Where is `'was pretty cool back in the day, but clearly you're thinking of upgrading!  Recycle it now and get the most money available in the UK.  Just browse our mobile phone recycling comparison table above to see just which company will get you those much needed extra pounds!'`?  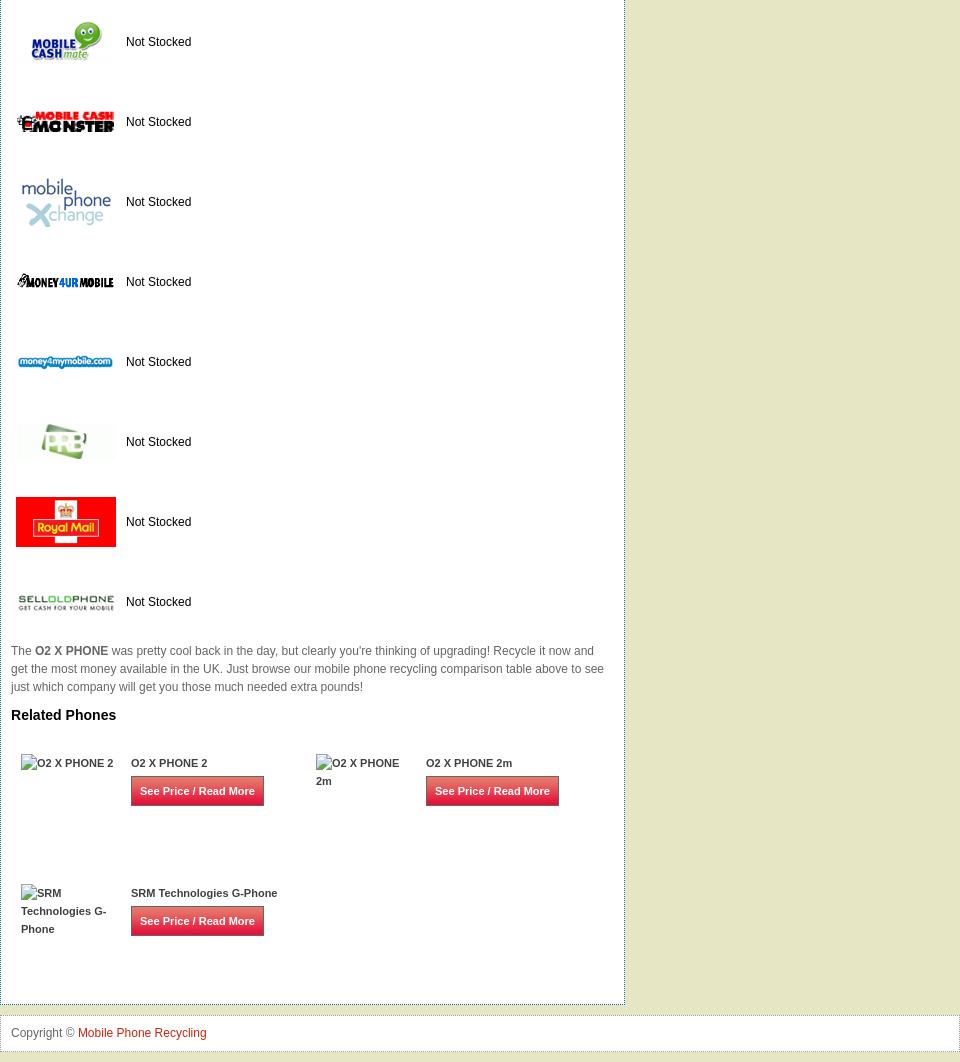 'was pretty cool back in the day, but clearly you're thinking of upgrading!  Recycle it now and get the most money available in the UK.  Just browse our mobile phone recycling comparison table above to see just which company will get you those much needed extra pounds!' is located at coordinates (10, 668).